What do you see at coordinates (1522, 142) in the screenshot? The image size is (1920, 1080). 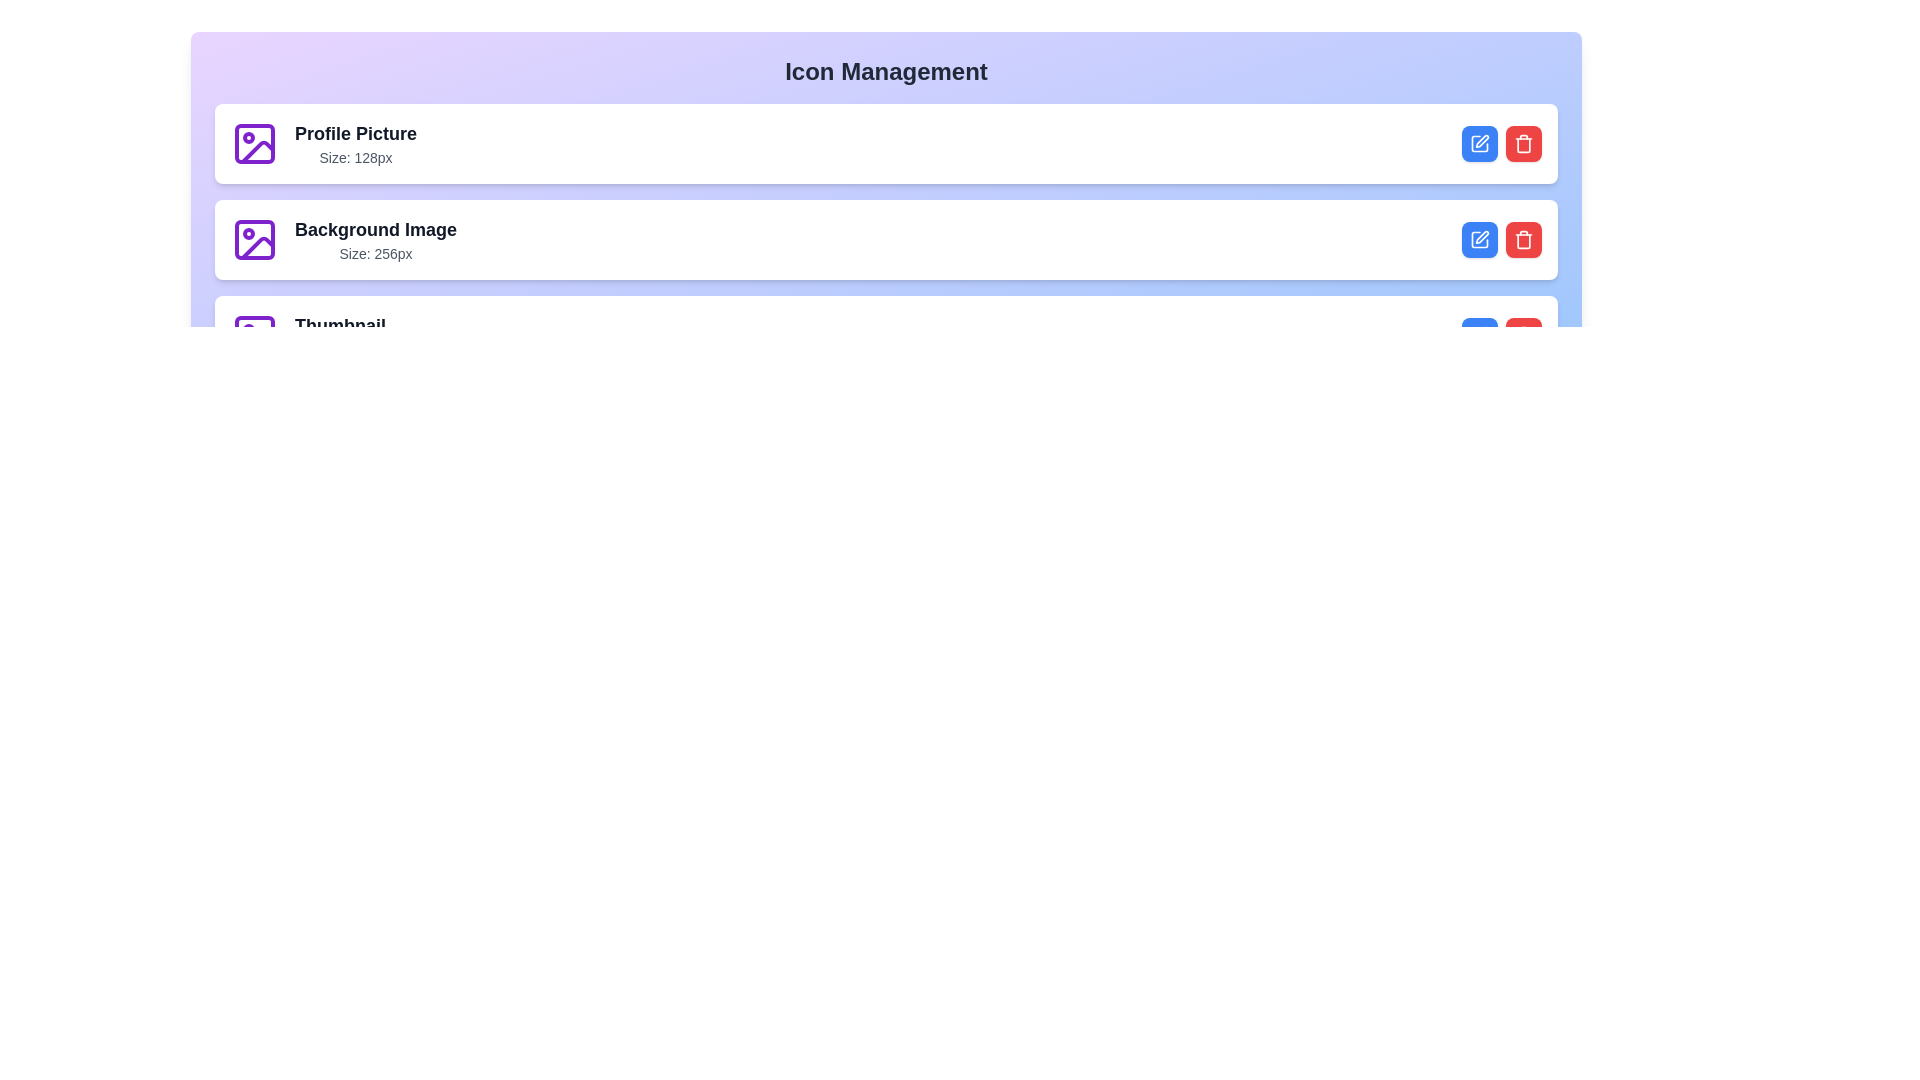 I see `the red trash bin icon button located at the far-right of the second row of listed items to initiate a delete action` at bounding box center [1522, 142].